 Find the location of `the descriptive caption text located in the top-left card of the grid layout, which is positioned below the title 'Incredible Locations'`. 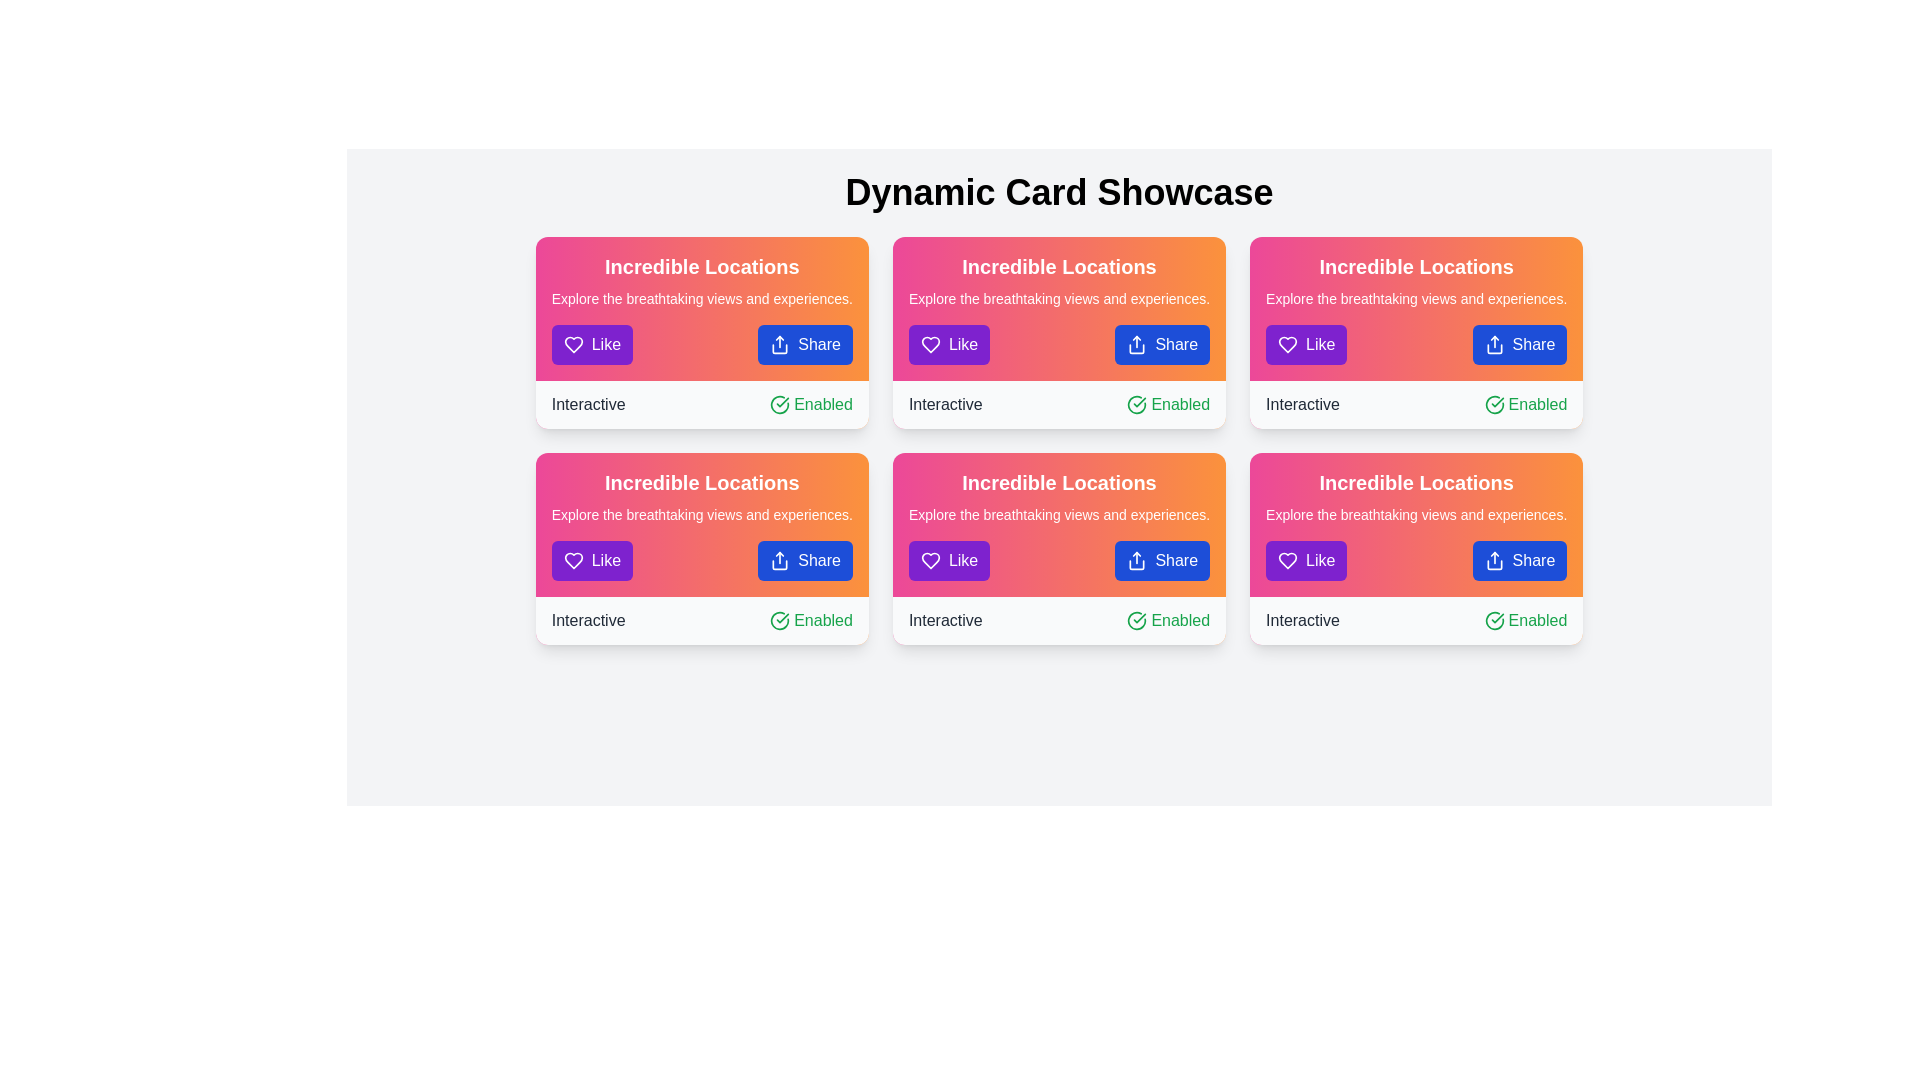

the descriptive caption text located in the top-left card of the grid layout, which is positioned below the title 'Incredible Locations' is located at coordinates (702, 299).